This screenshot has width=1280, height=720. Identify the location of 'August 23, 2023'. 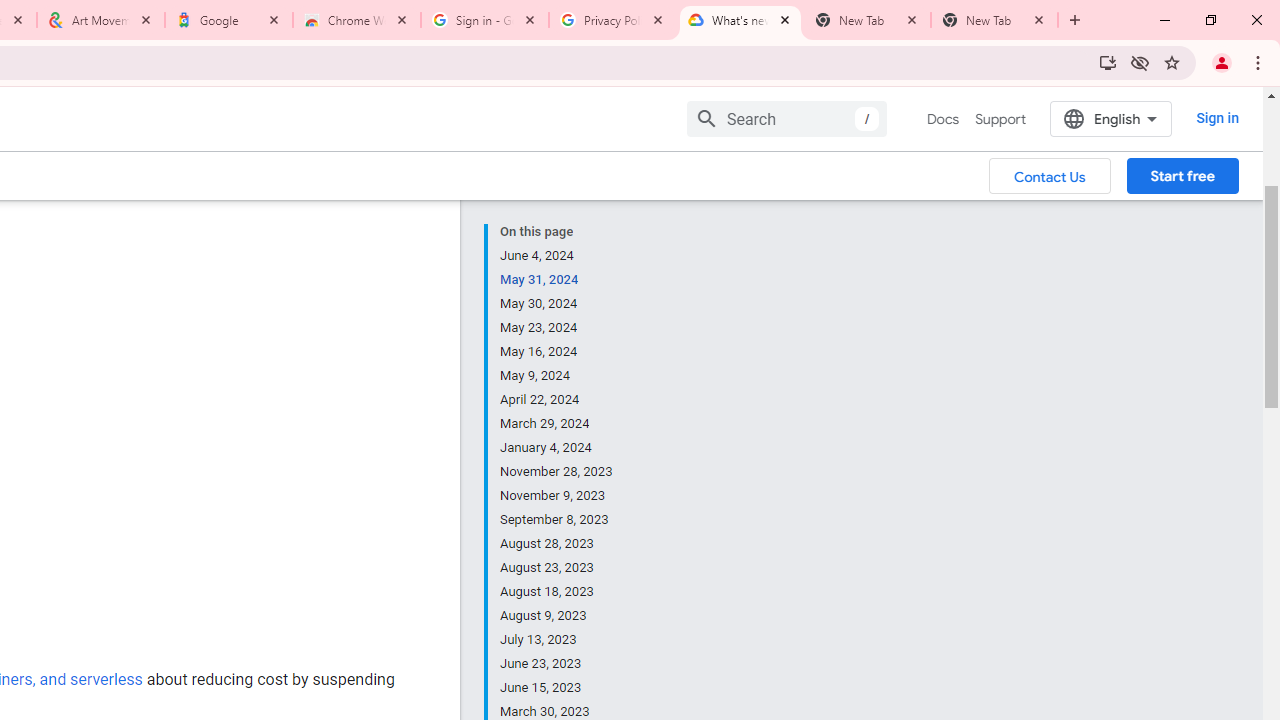
(557, 568).